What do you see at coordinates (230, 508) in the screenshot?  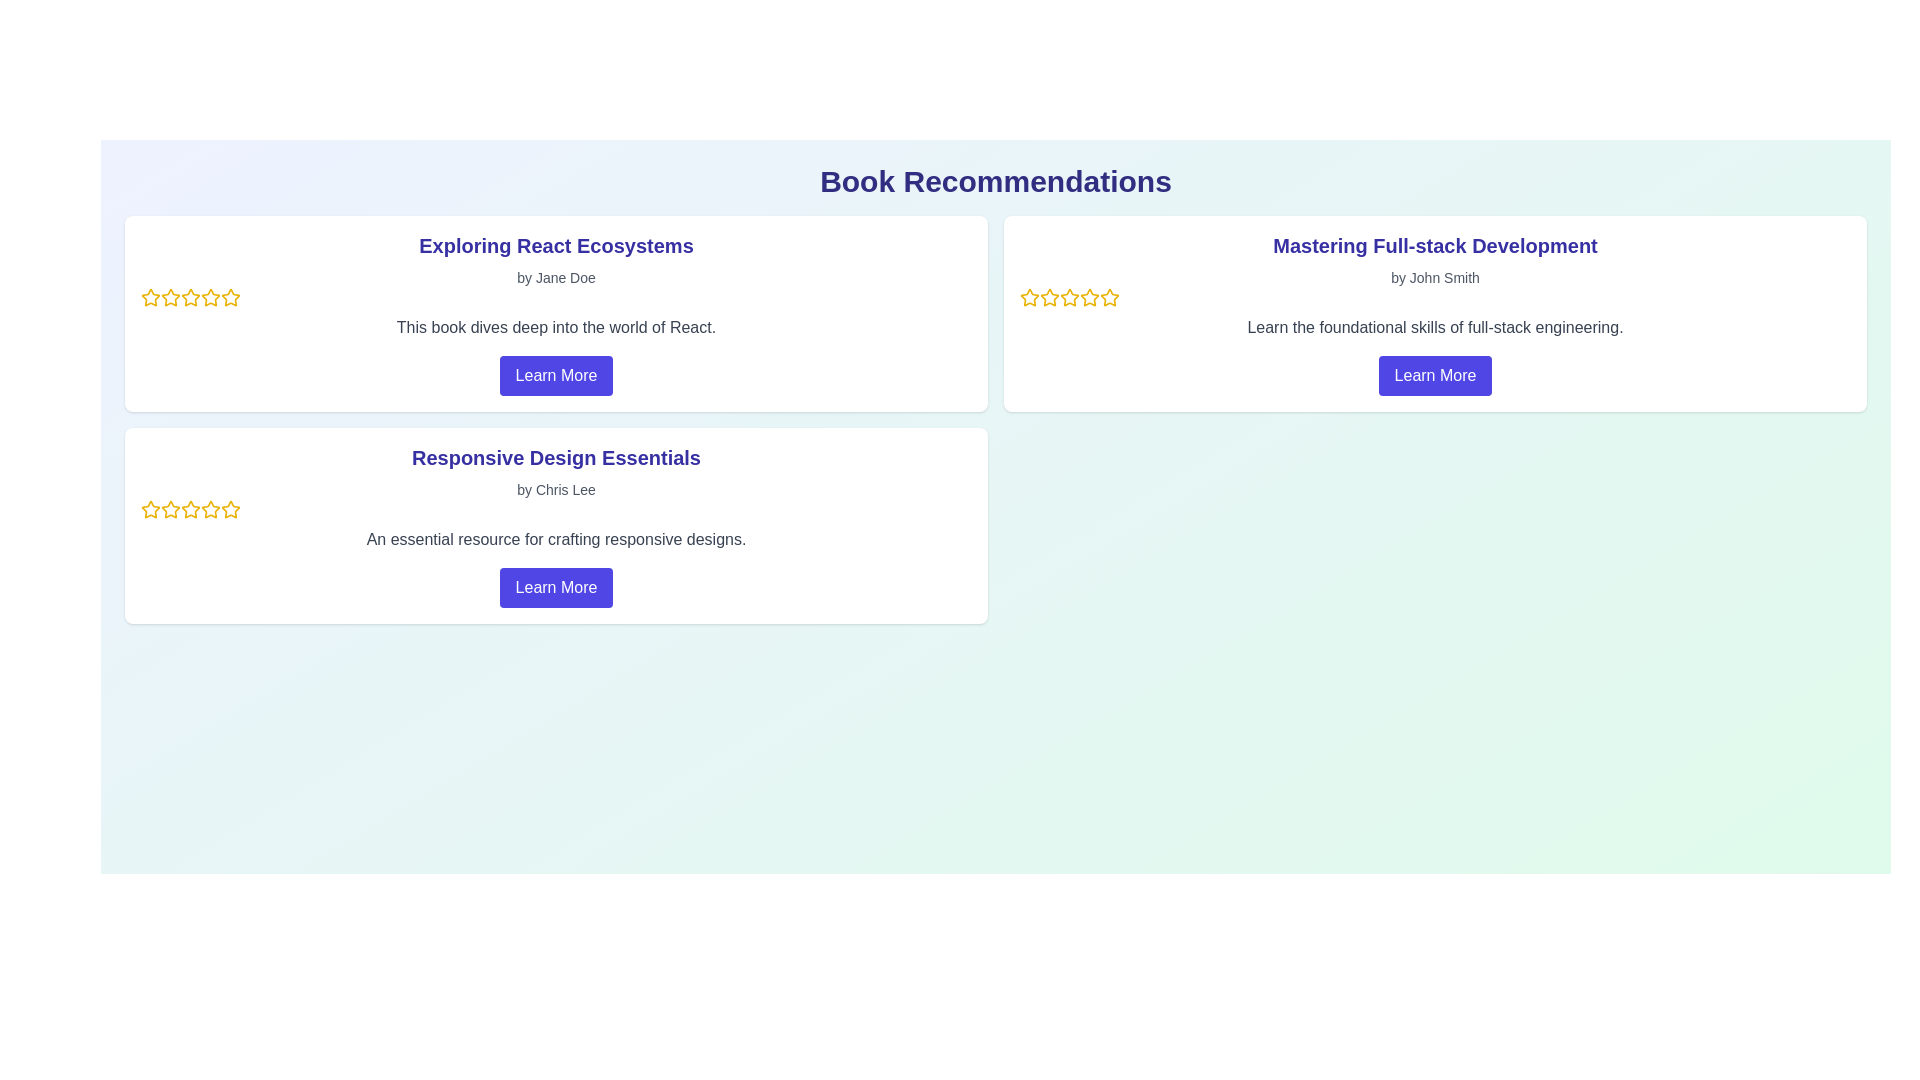 I see `the fourth star in the rating system of the 'Responsive Design Essentials' card to interact with it` at bounding box center [230, 508].